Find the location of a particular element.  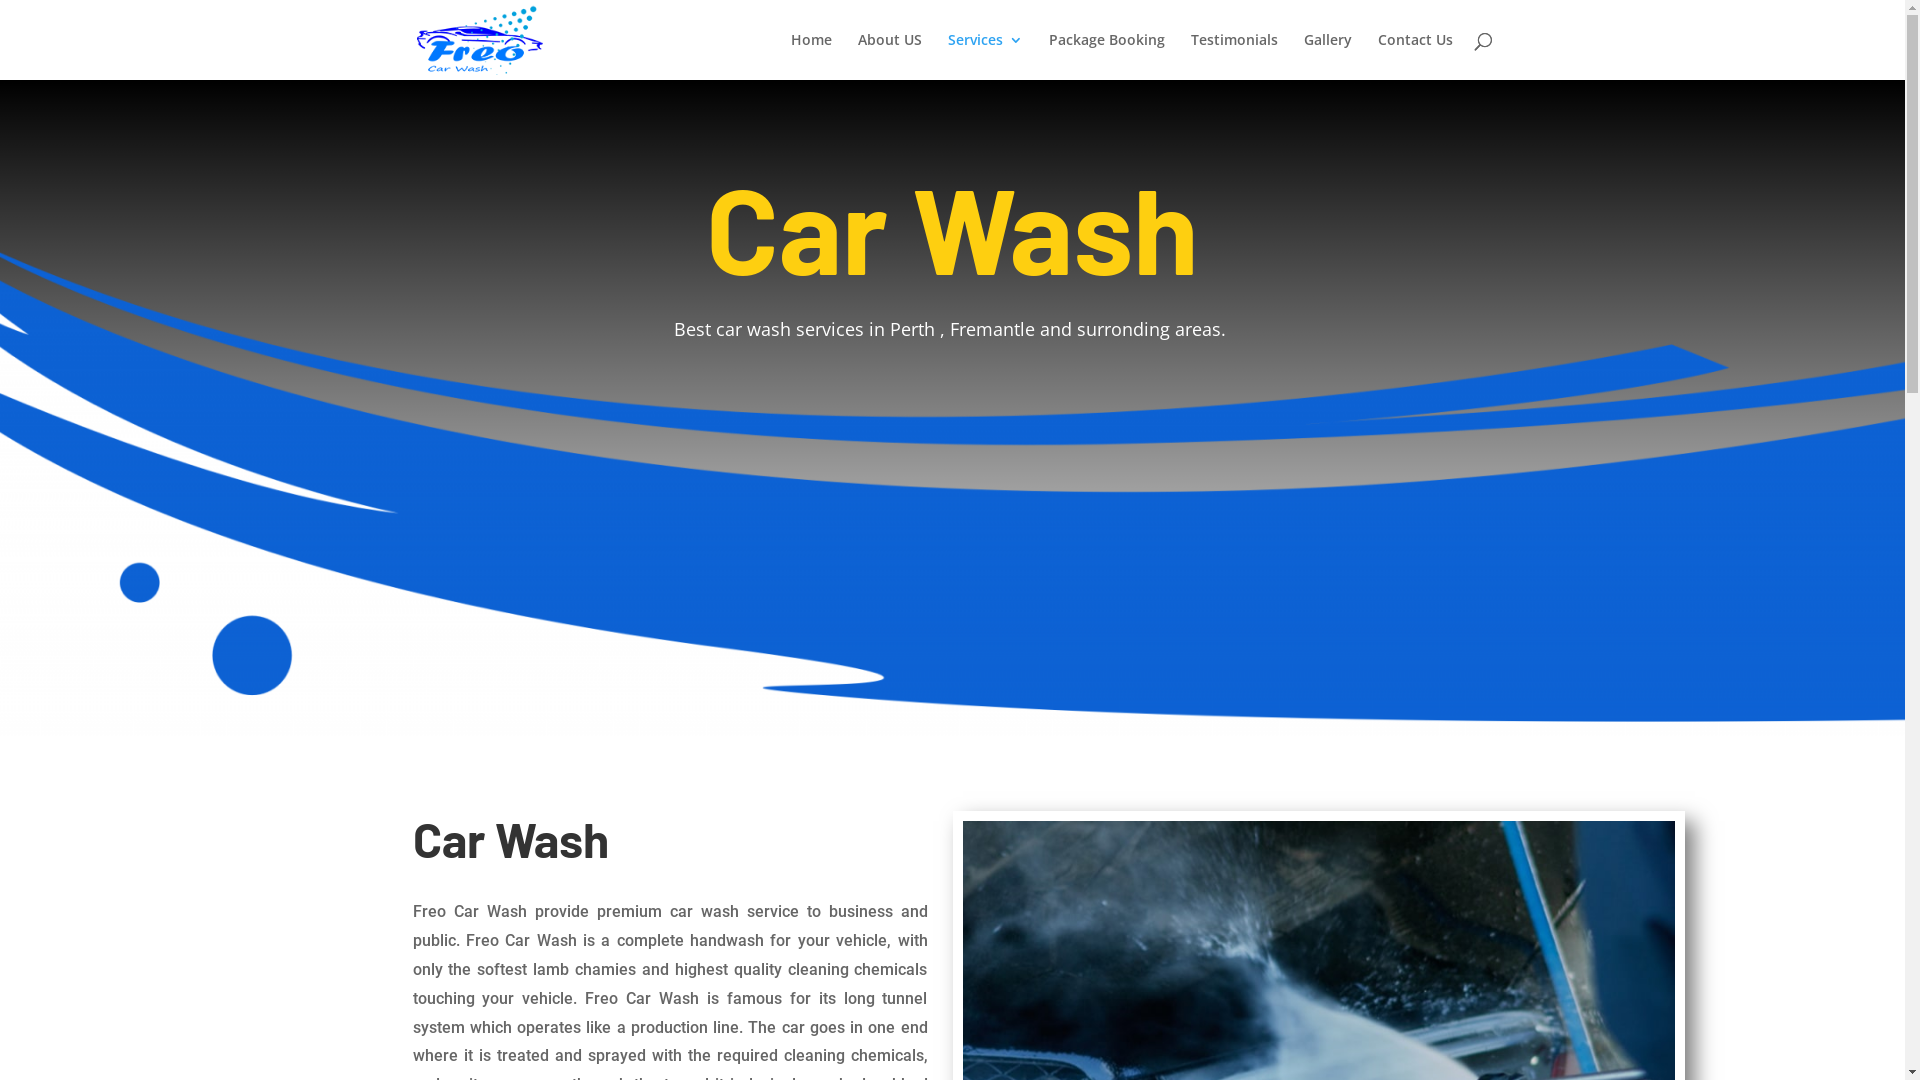

'Home' is located at coordinates (789, 55).